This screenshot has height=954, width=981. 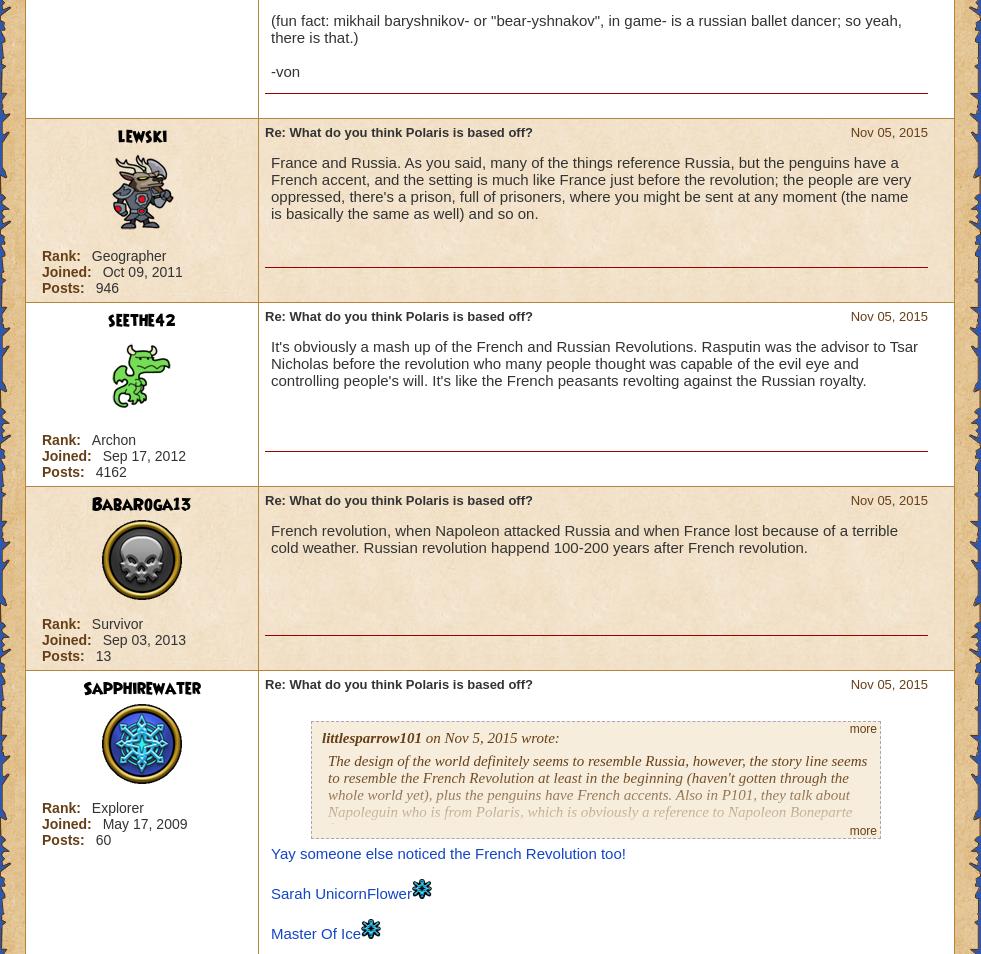 I want to click on 'Survivor', so click(x=116, y=623).